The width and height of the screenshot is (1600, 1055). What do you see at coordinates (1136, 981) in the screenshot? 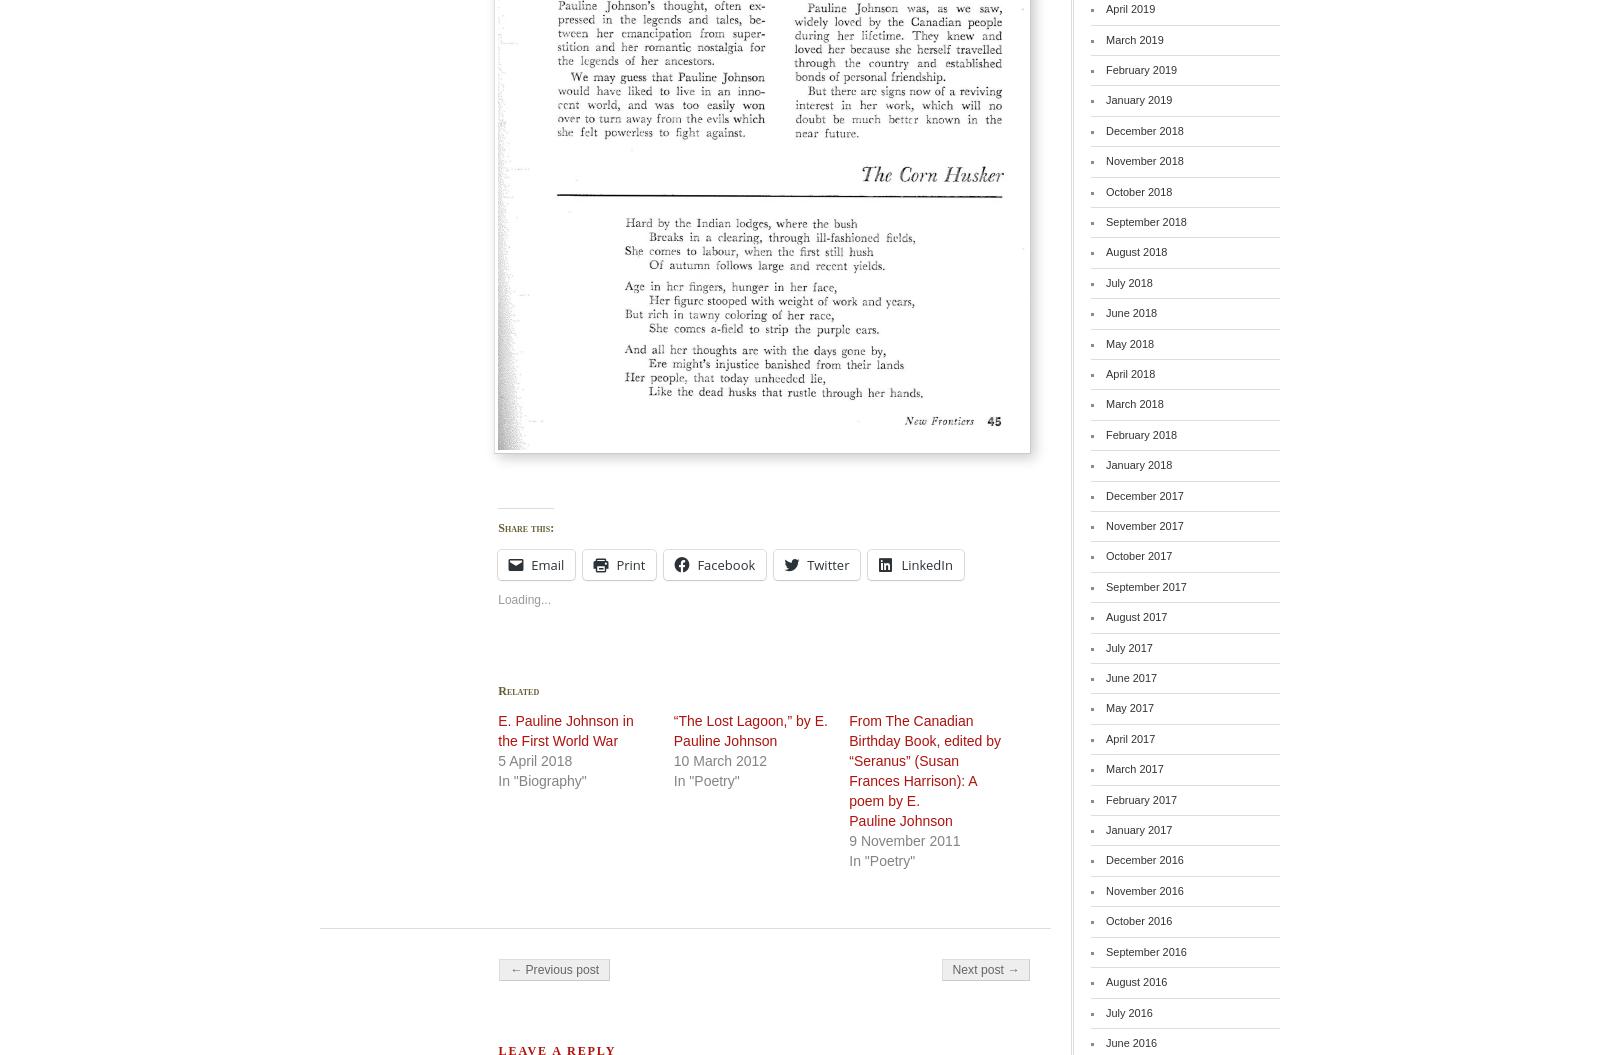
I see `'August 2016'` at bounding box center [1136, 981].